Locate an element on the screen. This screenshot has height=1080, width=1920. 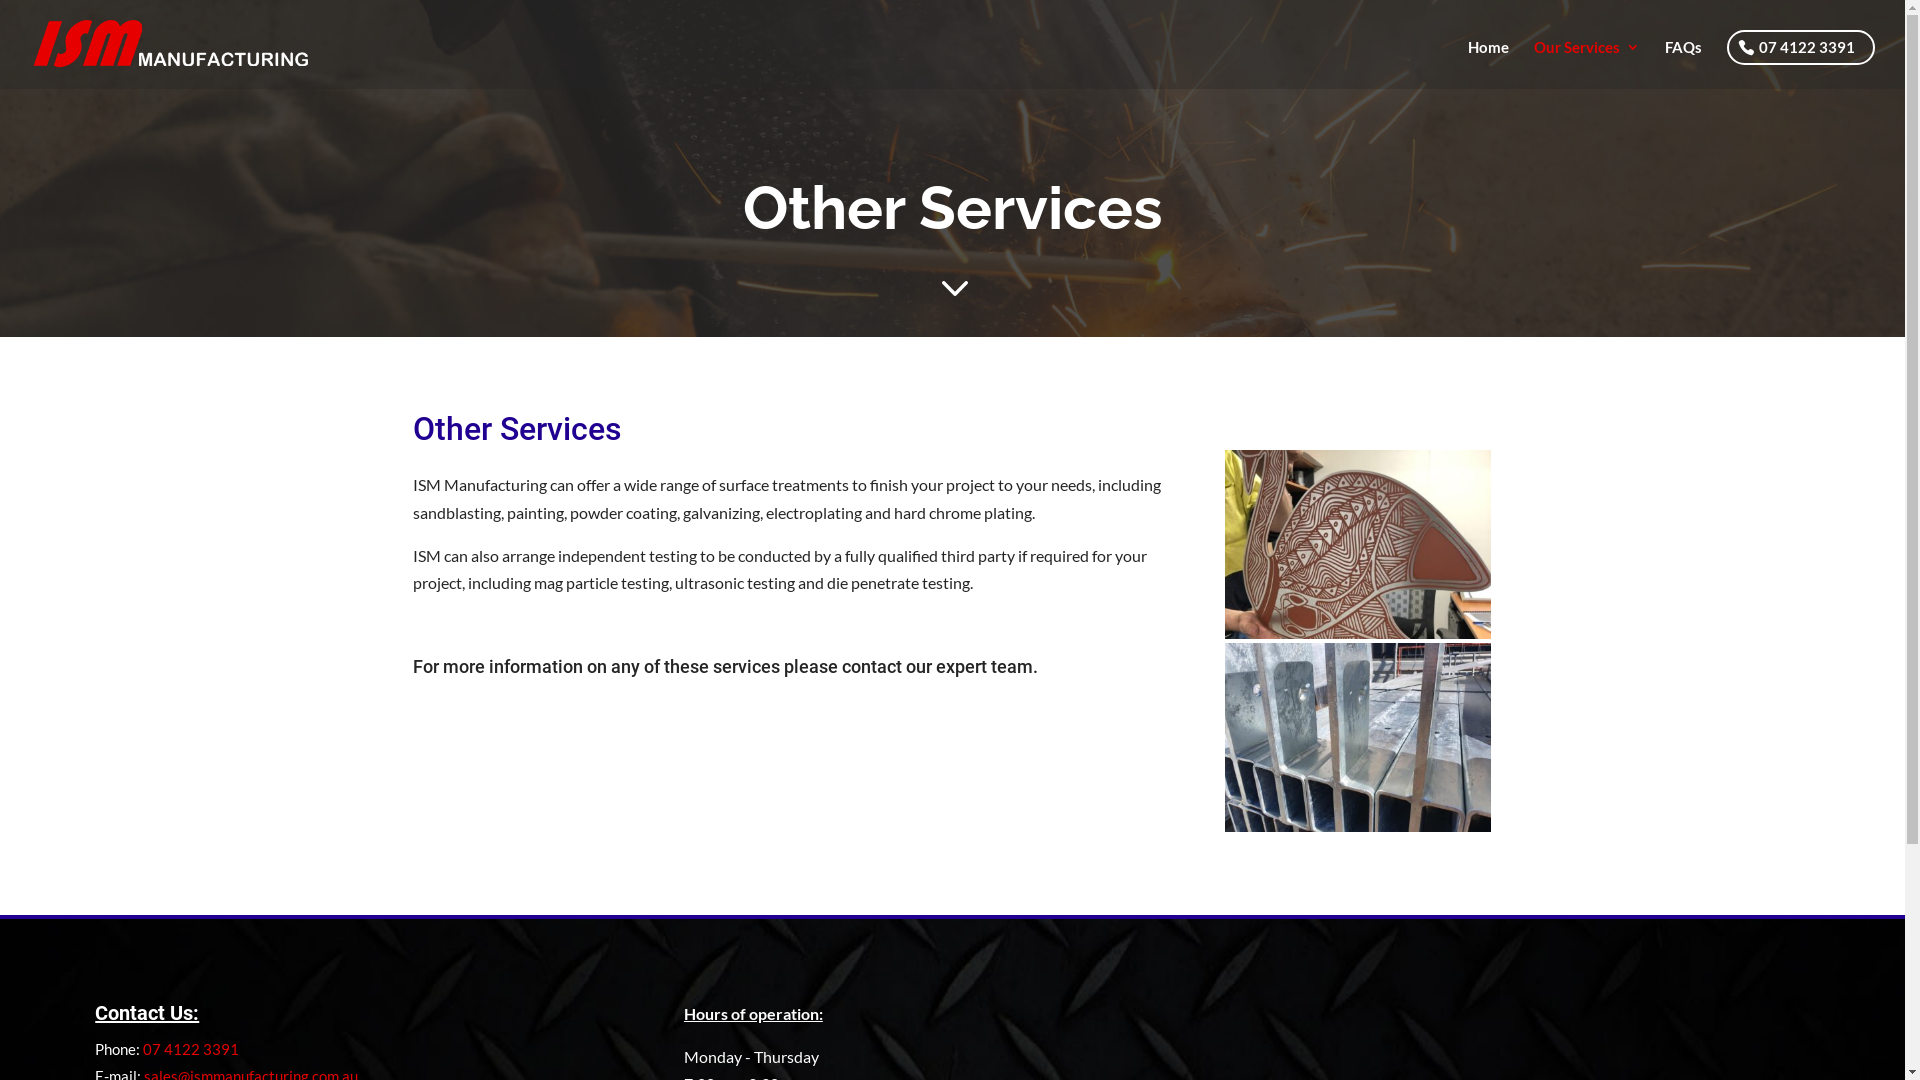
'FAQs' is located at coordinates (1682, 60).